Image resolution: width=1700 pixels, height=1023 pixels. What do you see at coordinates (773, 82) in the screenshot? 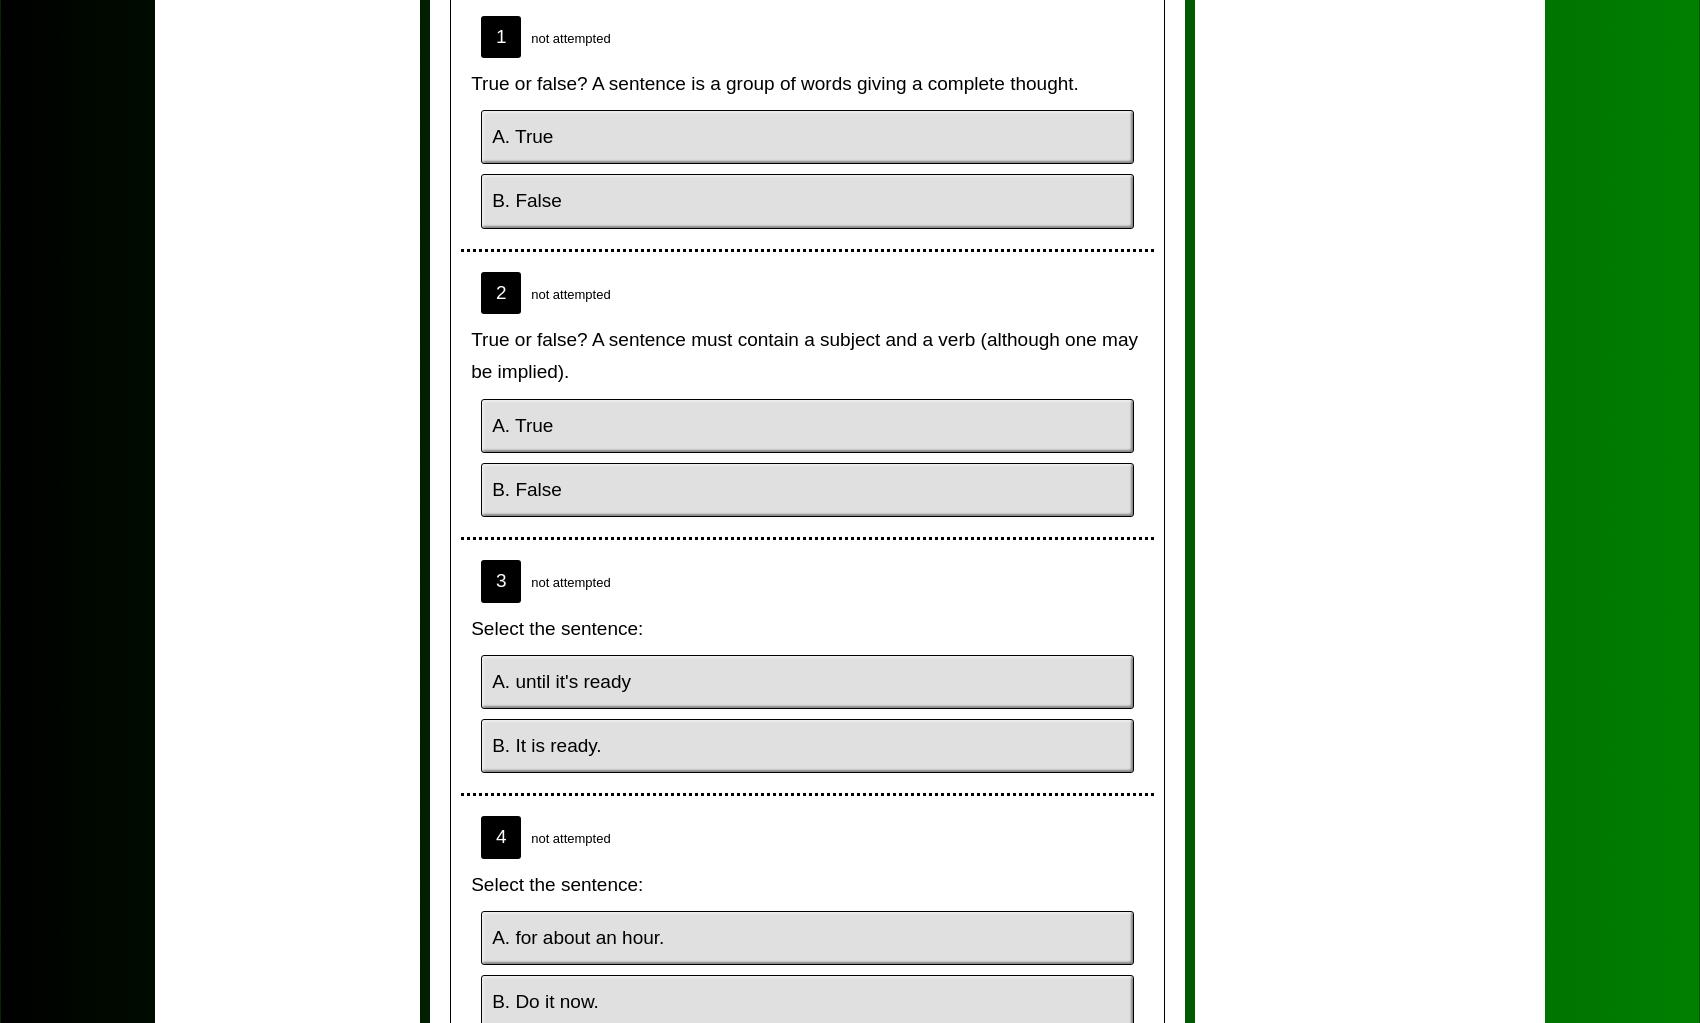
I see `'True or false? A sentence is a group of words giving a complete thought.'` at bounding box center [773, 82].